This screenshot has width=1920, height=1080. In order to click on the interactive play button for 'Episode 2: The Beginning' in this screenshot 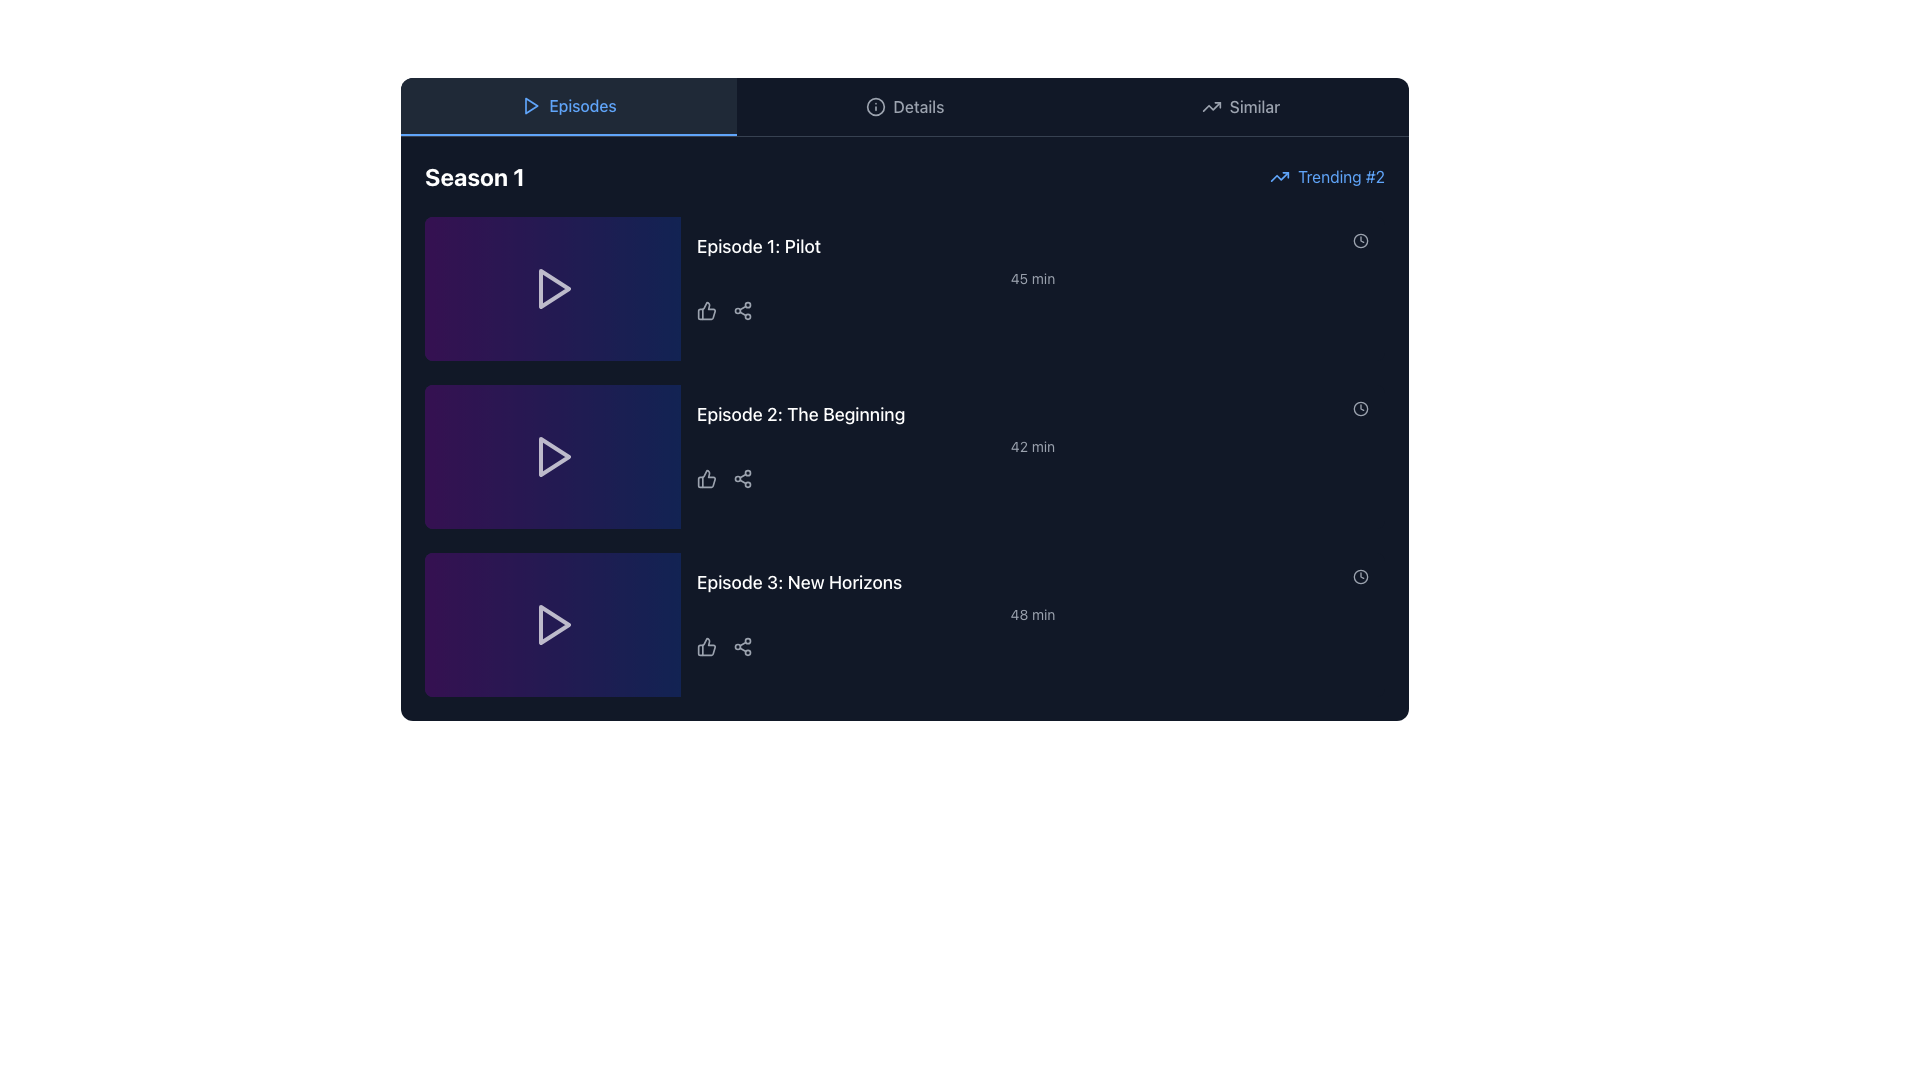, I will do `click(555, 456)`.